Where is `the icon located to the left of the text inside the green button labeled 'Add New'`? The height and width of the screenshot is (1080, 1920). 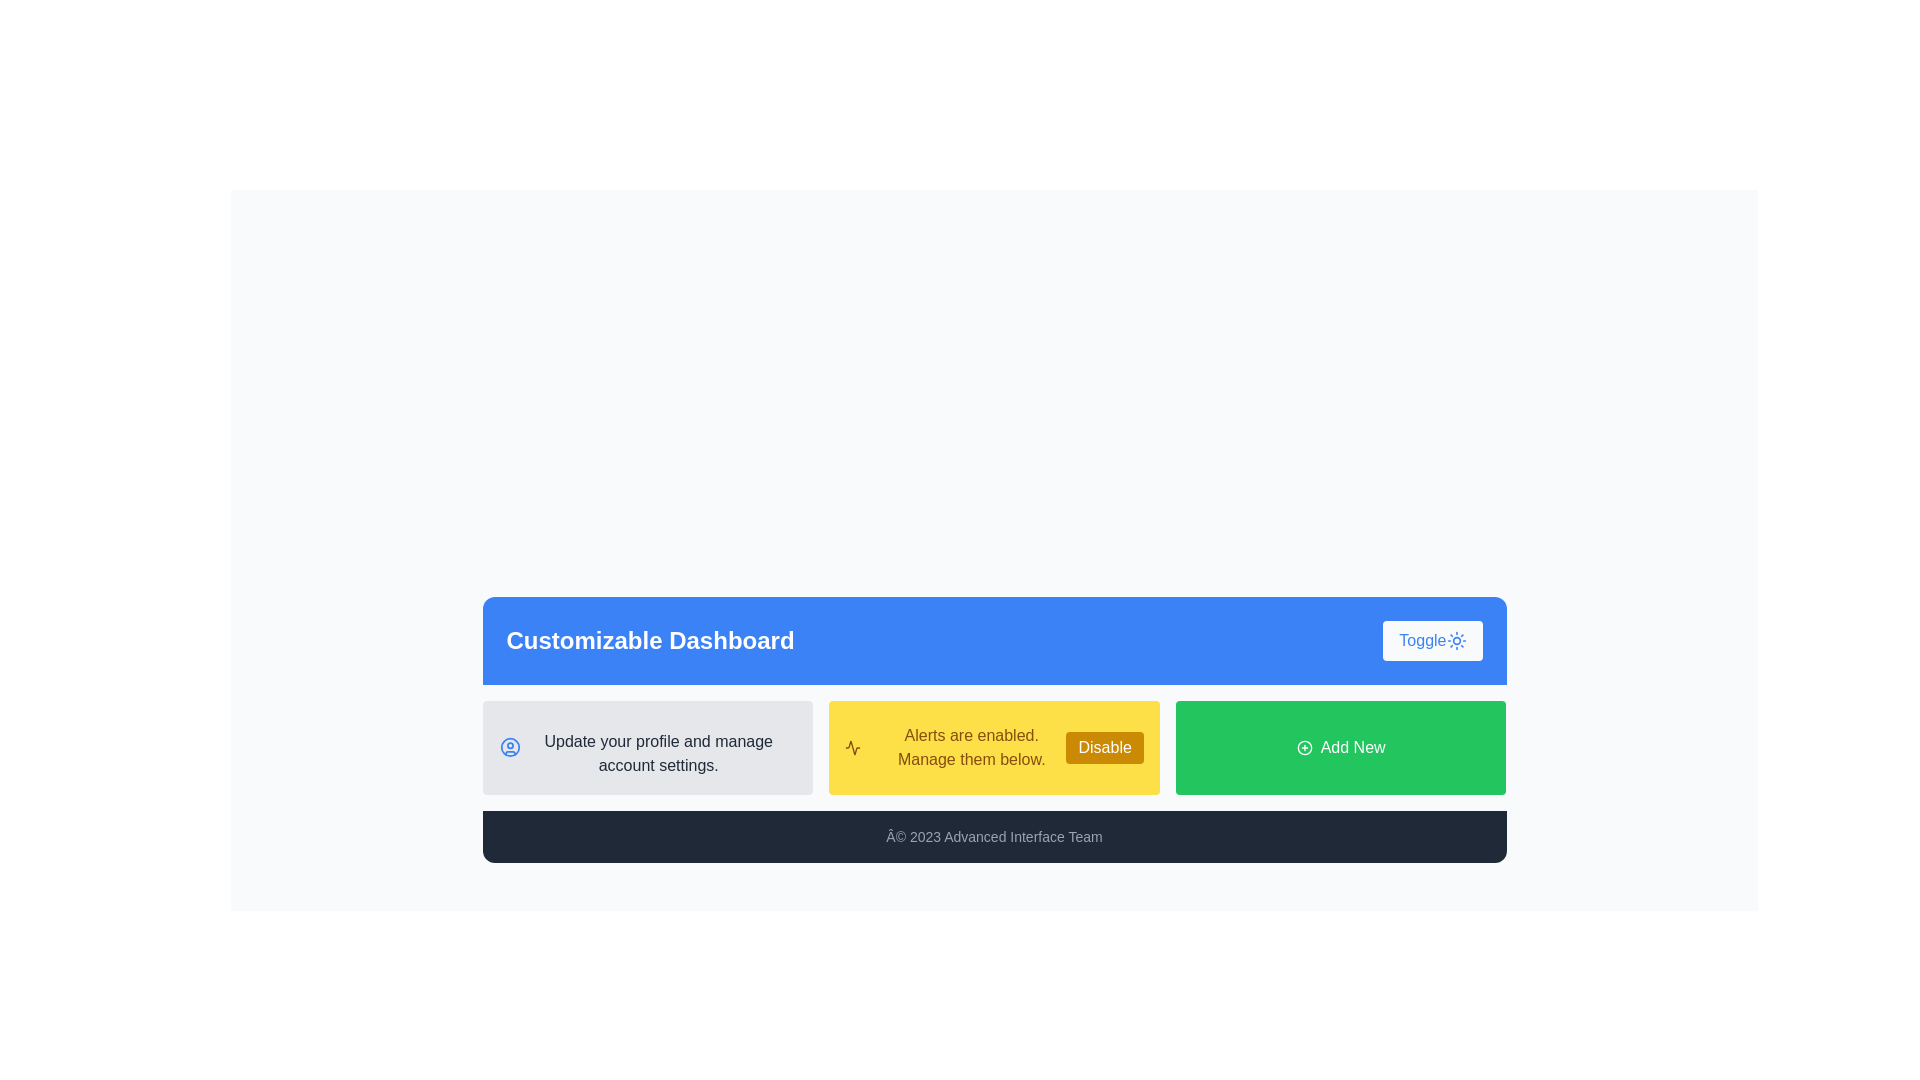
the icon located to the left of the text inside the green button labeled 'Add New' is located at coordinates (1304, 748).